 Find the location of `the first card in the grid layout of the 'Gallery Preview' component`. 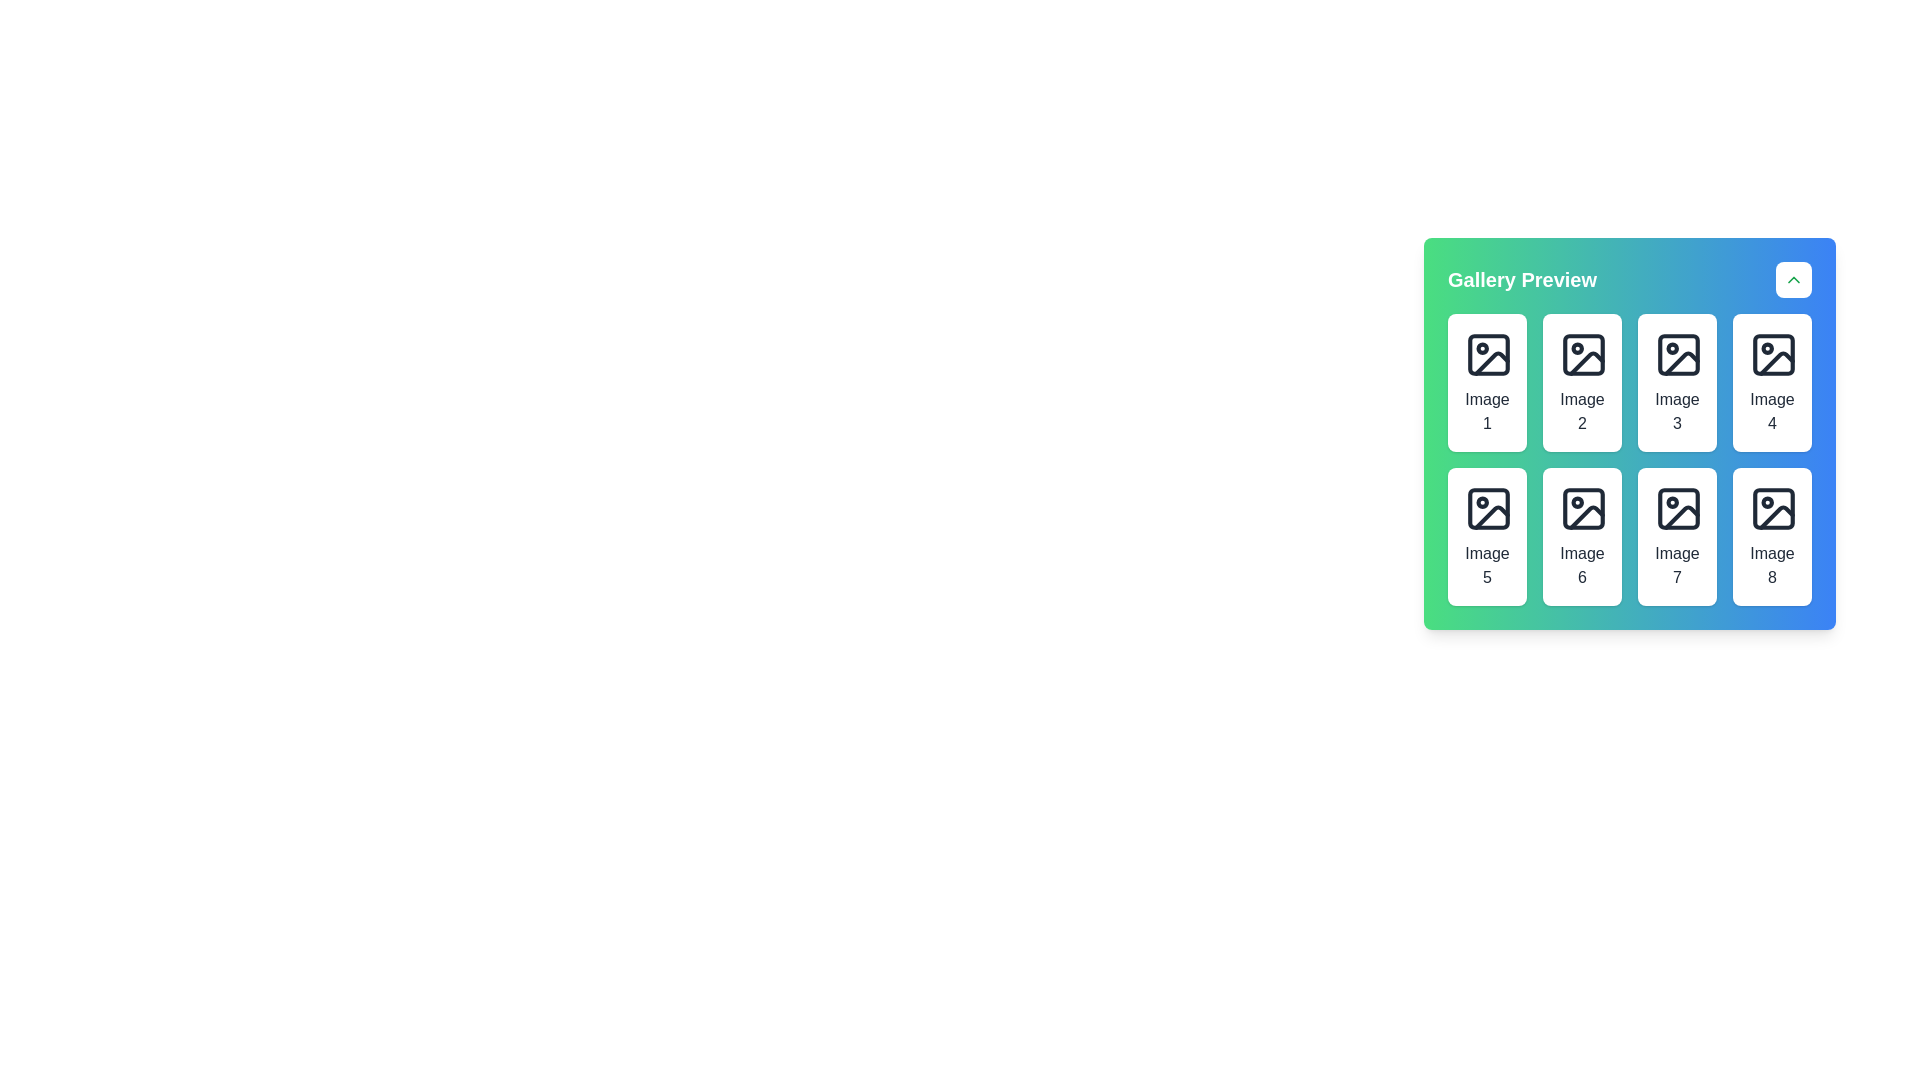

the first card in the grid layout of the 'Gallery Preview' component is located at coordinates (1487, 382).